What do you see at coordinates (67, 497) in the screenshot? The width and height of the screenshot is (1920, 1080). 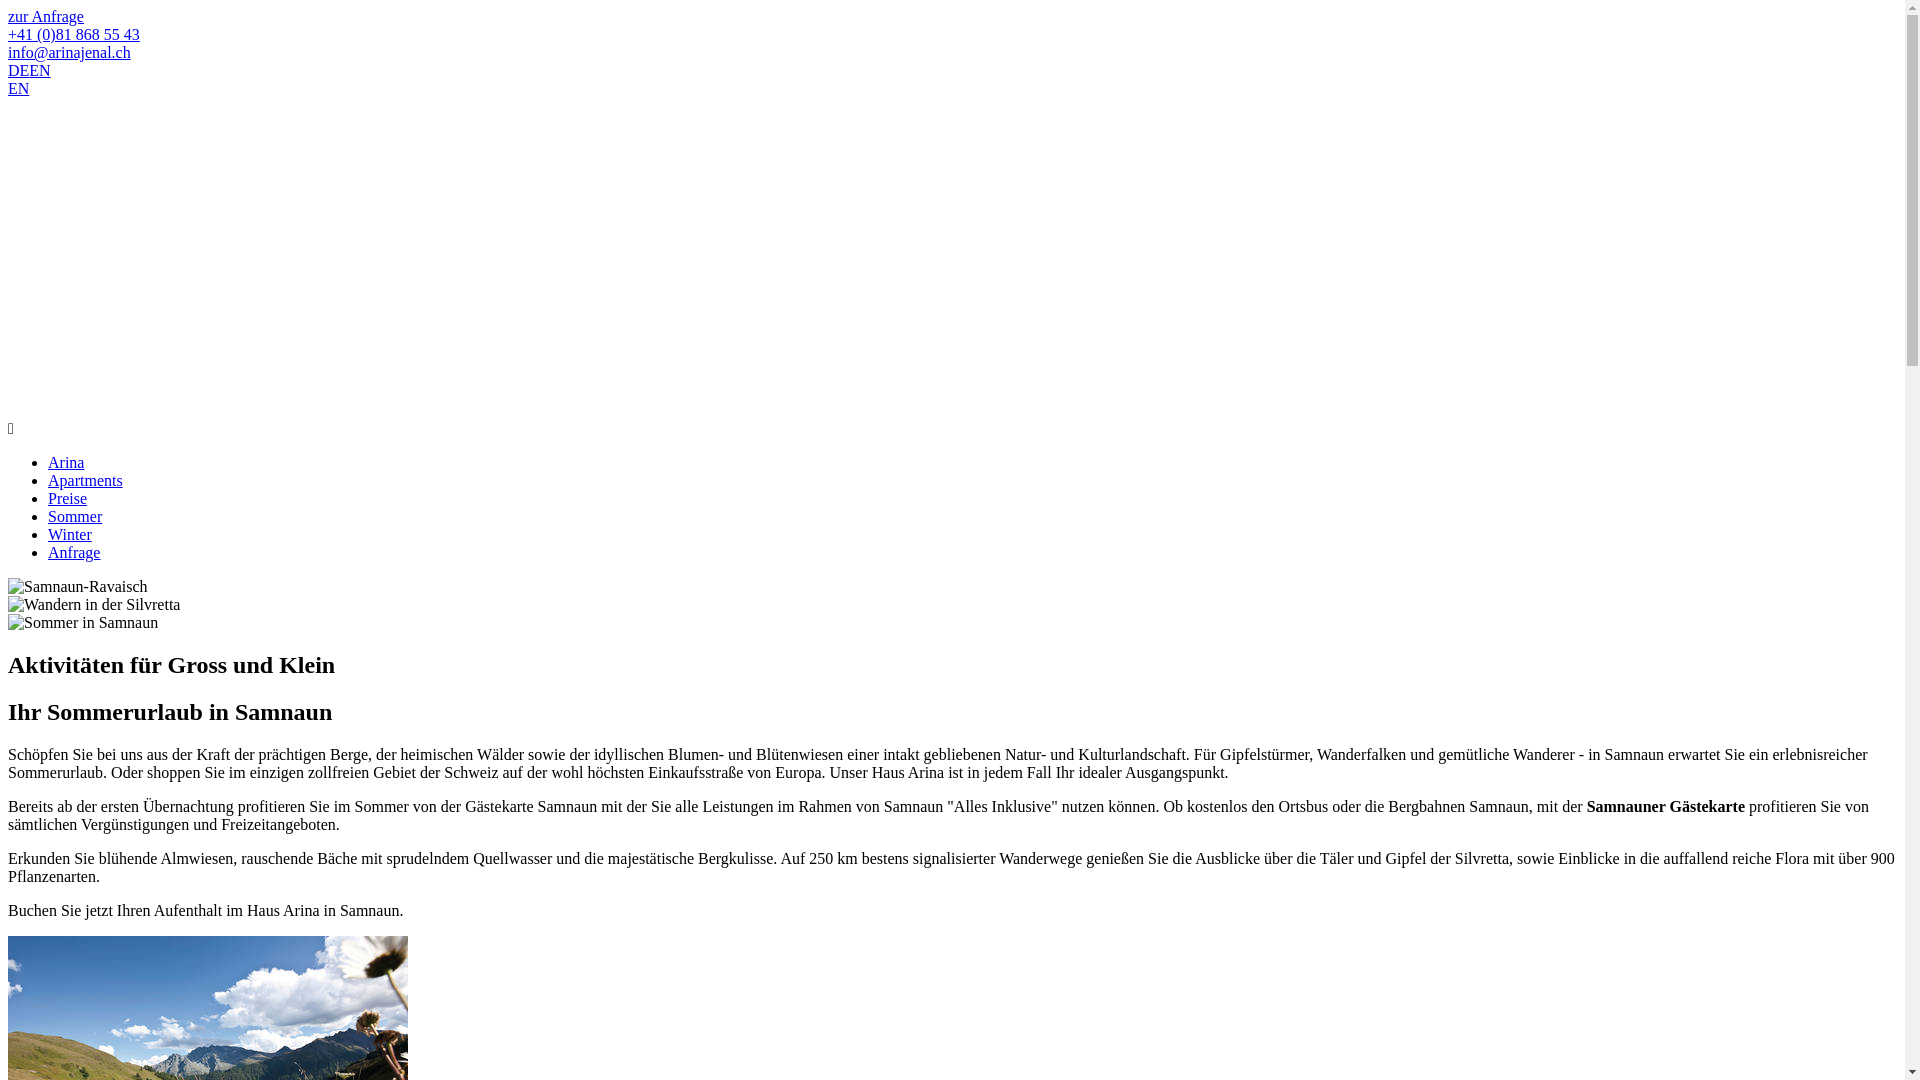 I see `'Preise'` at bounding box center [67, 497].